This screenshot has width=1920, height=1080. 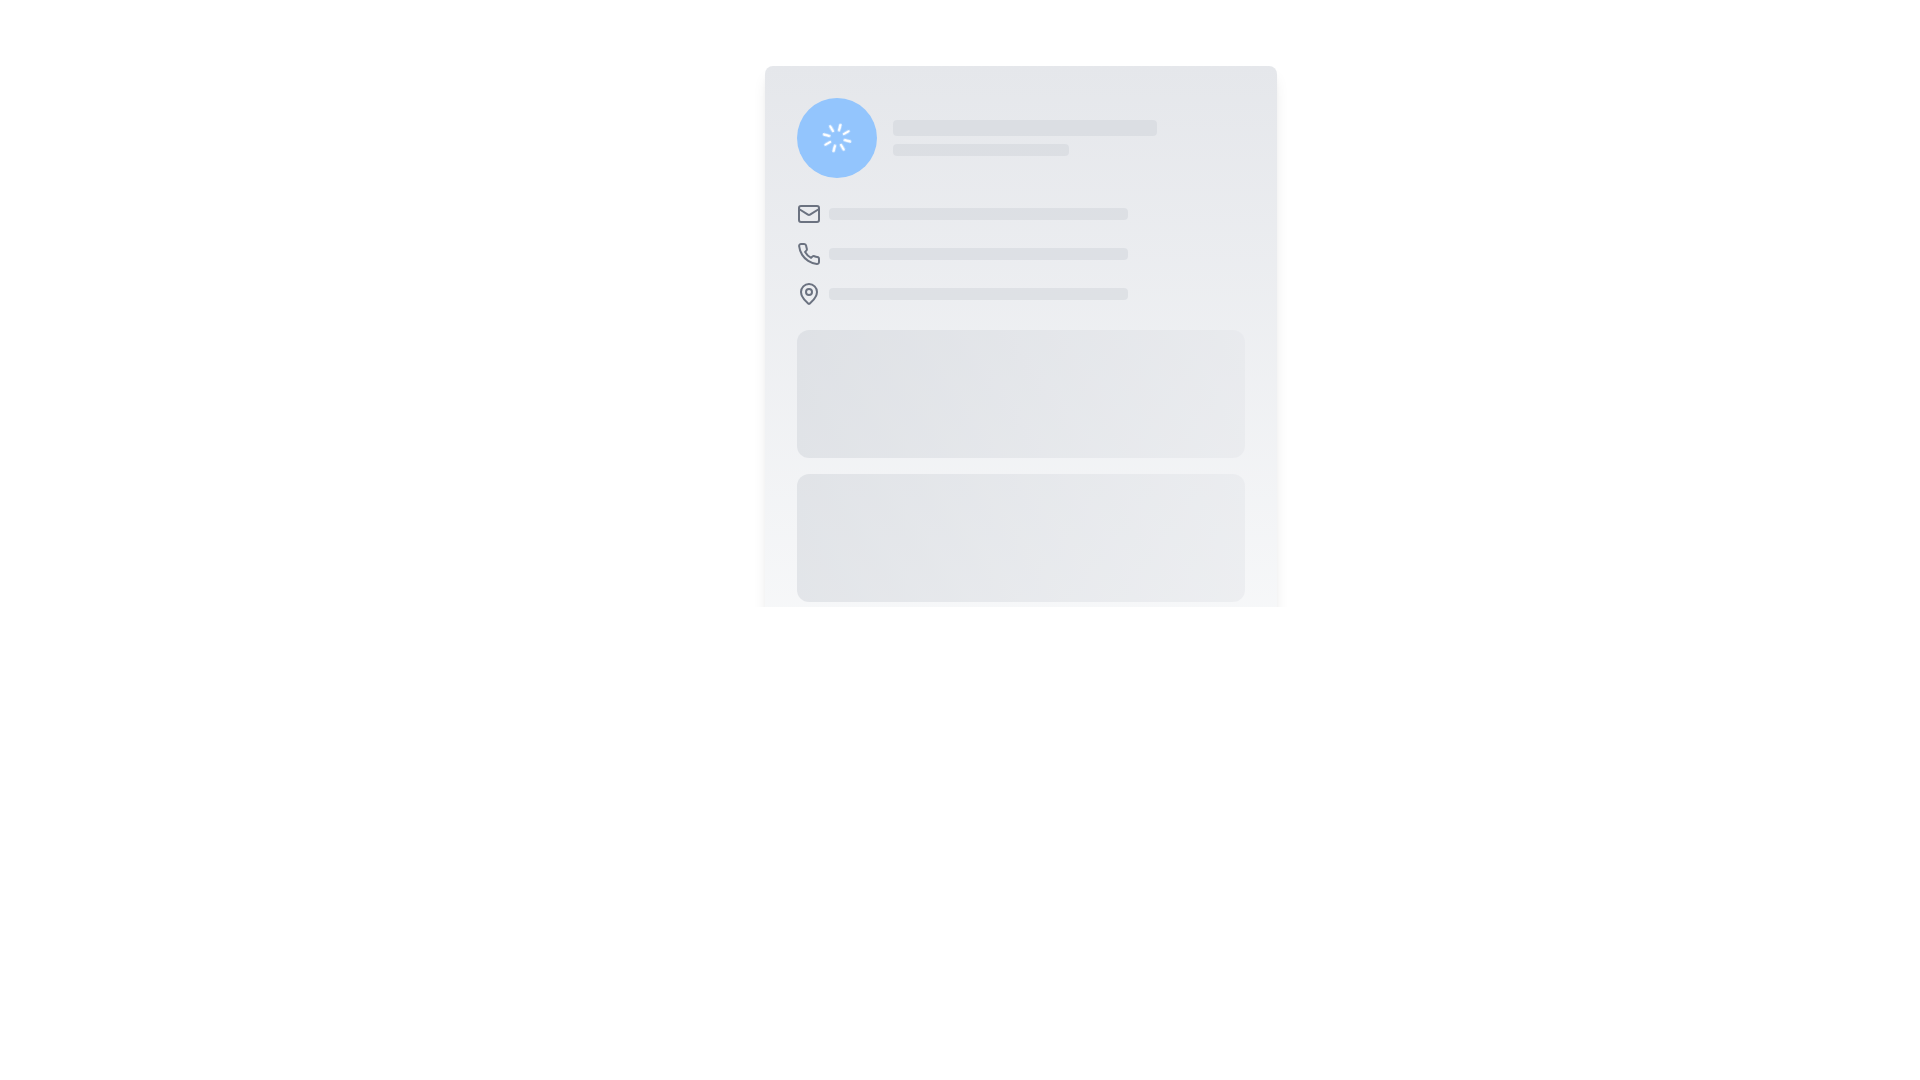 I want to click on the individual parts of the group of placeholder lines with accompanying icons that serve as placeholders for contact information, so click(x=1020, y=253).